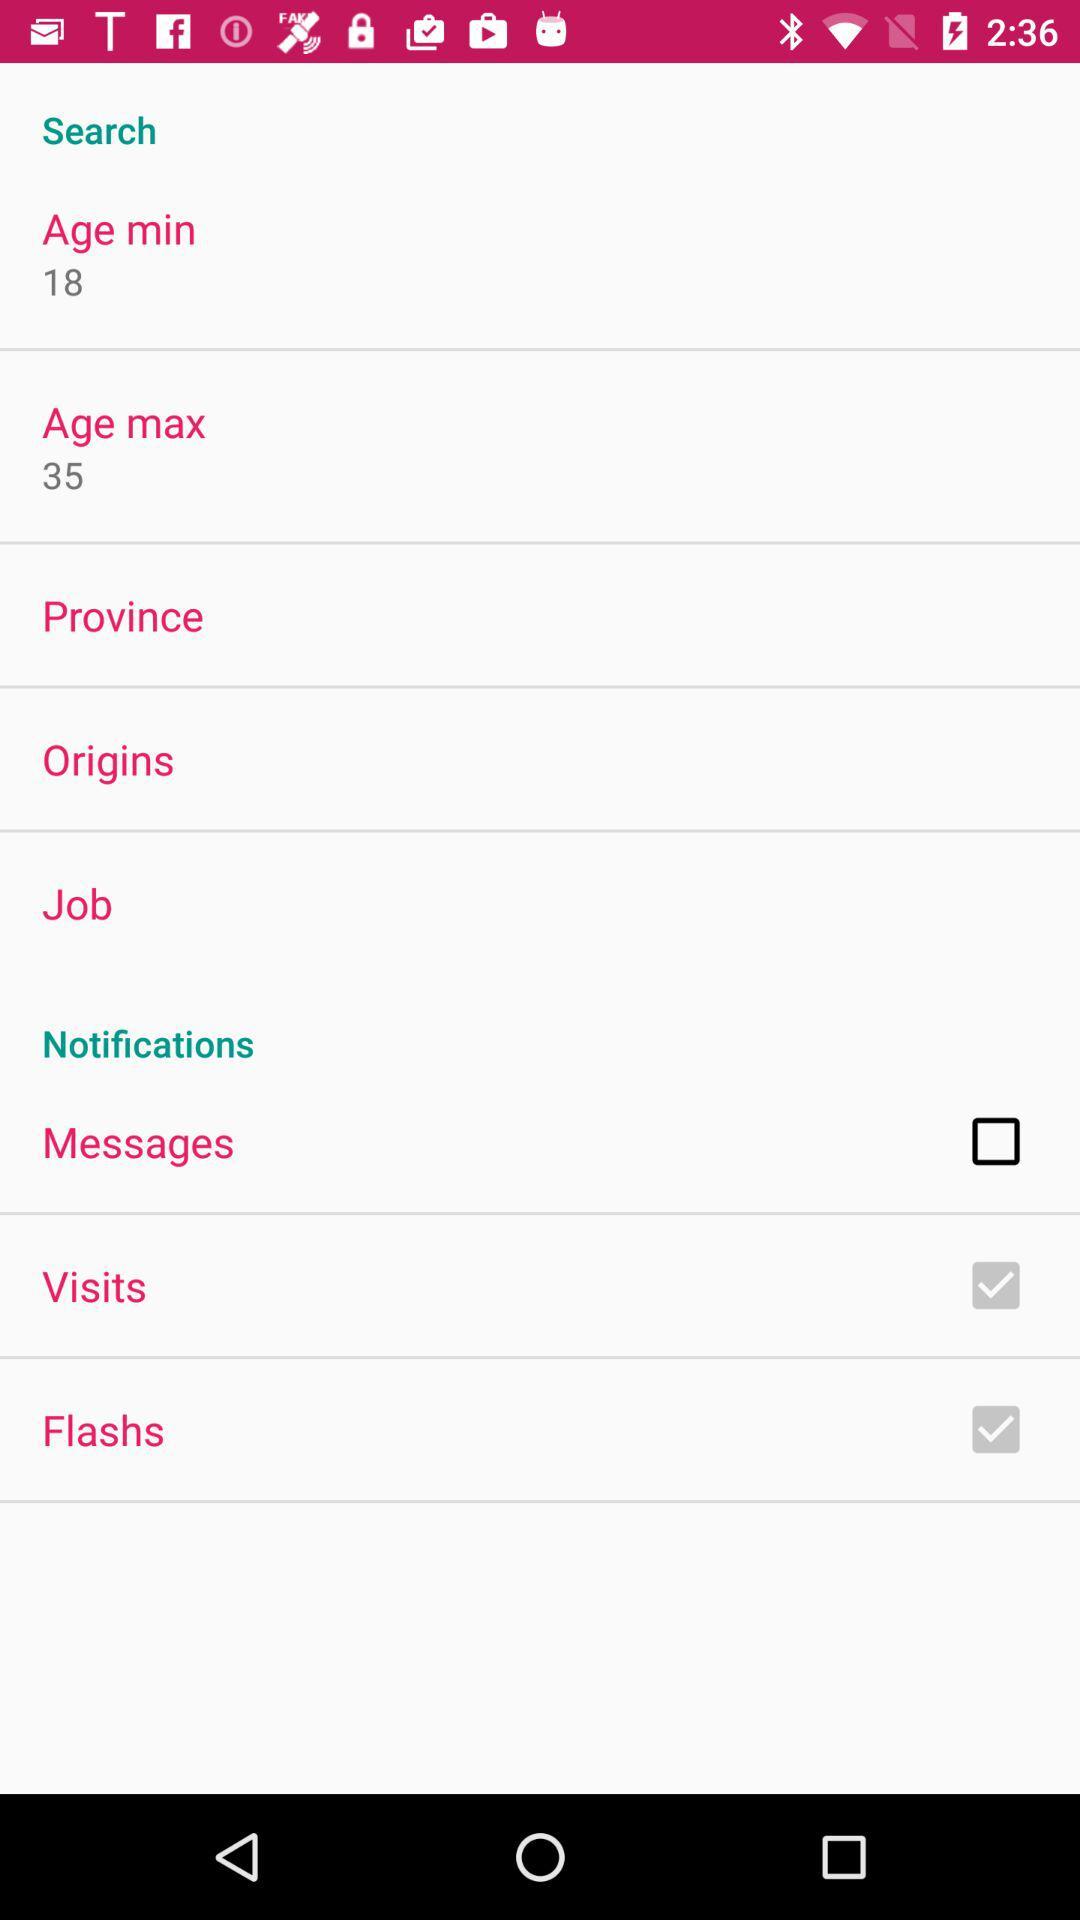 This screenshot has height=1920, width=1080. I want to click on the app below age max icon, so click(61, 473).